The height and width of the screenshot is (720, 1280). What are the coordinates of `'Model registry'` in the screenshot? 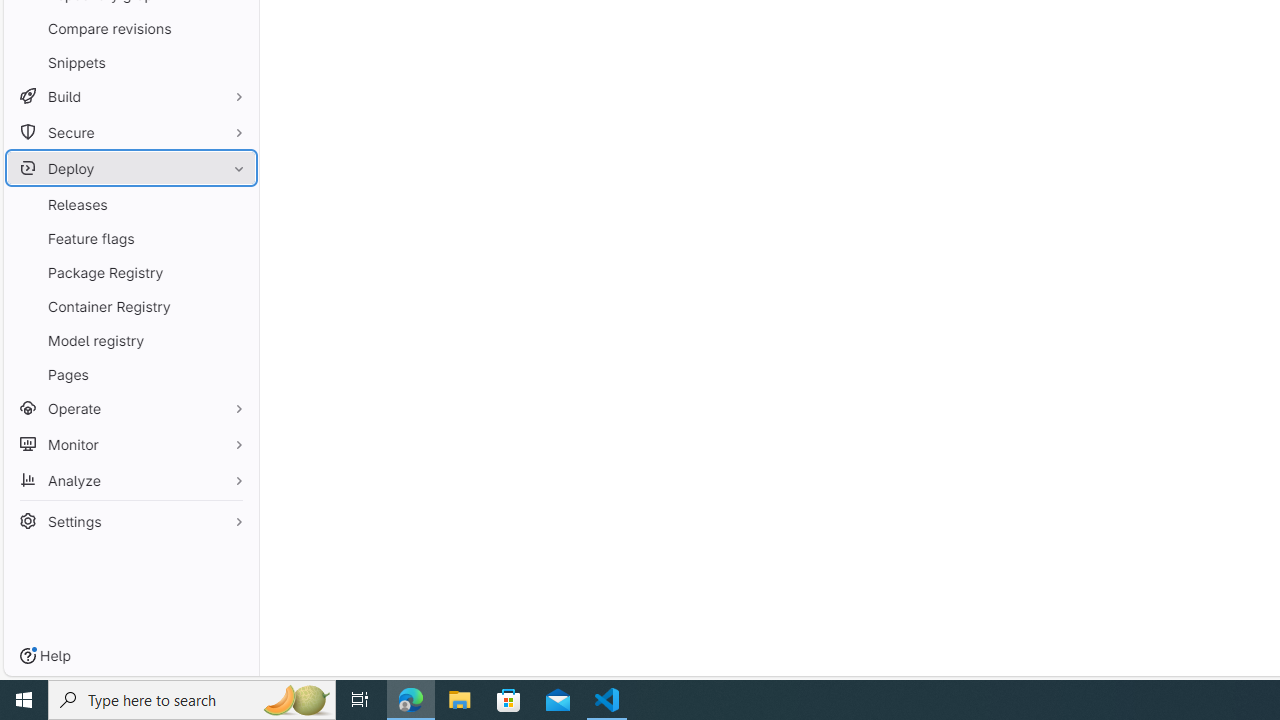 It's located at (130, 339).